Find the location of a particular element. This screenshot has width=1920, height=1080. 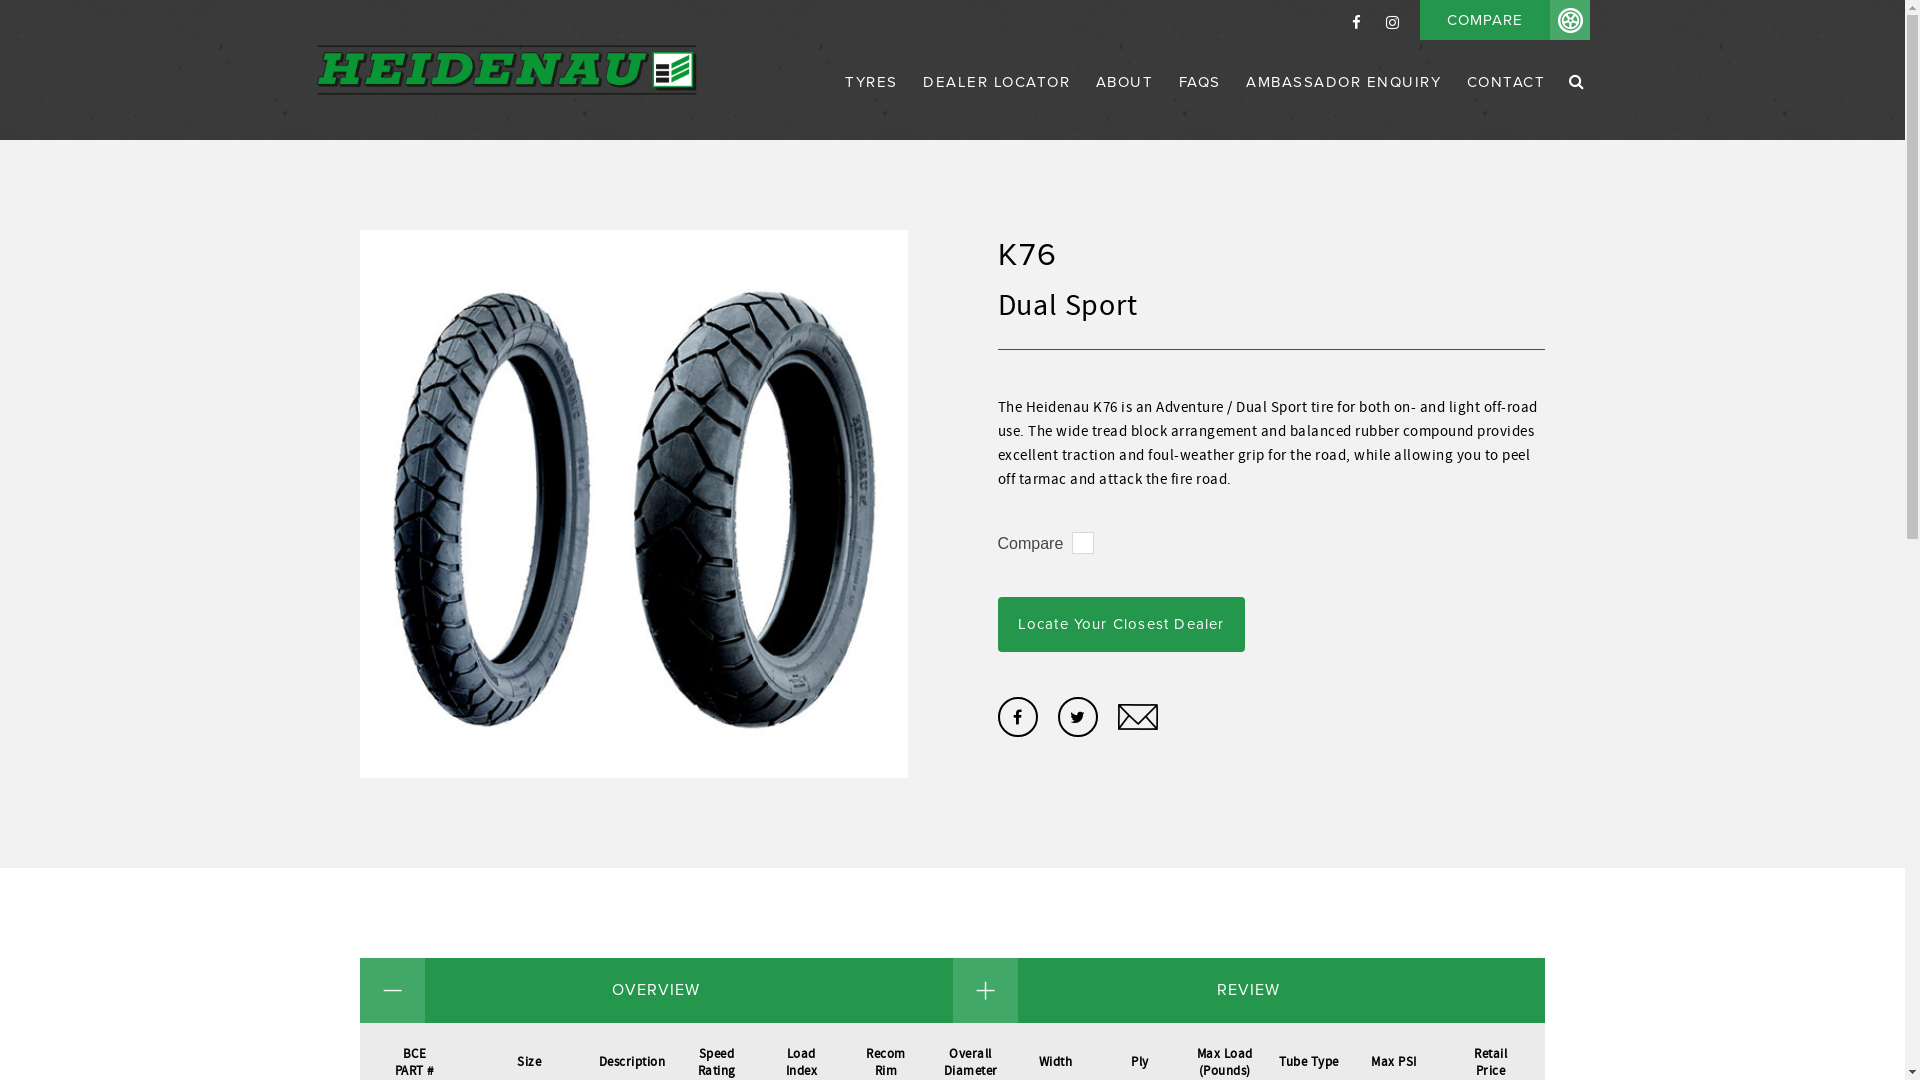

'FAQS' is located at coordinates (1200, 104).